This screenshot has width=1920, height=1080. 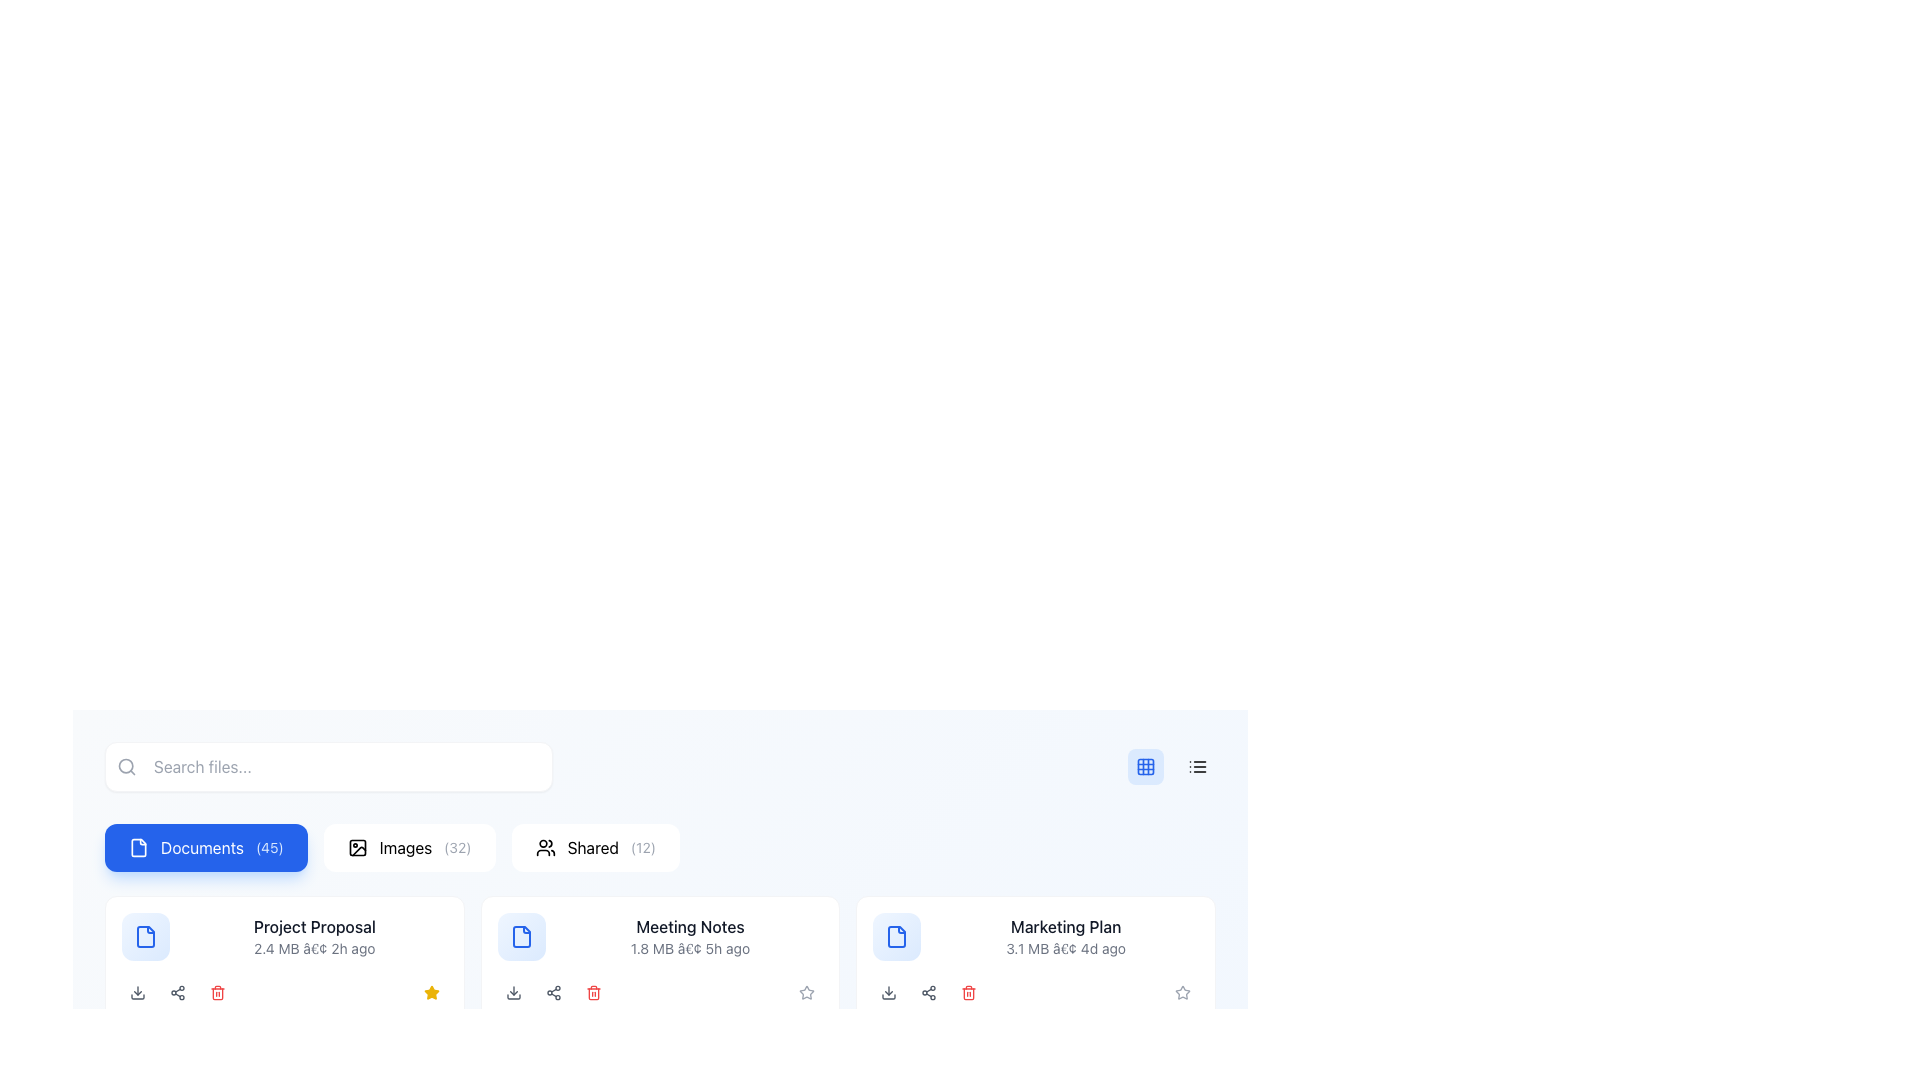 I want to click on the information presented in the small text label displaying '(12)' located to the immediate right of the 'Shared' label within its group, so click(x=643, y=848).